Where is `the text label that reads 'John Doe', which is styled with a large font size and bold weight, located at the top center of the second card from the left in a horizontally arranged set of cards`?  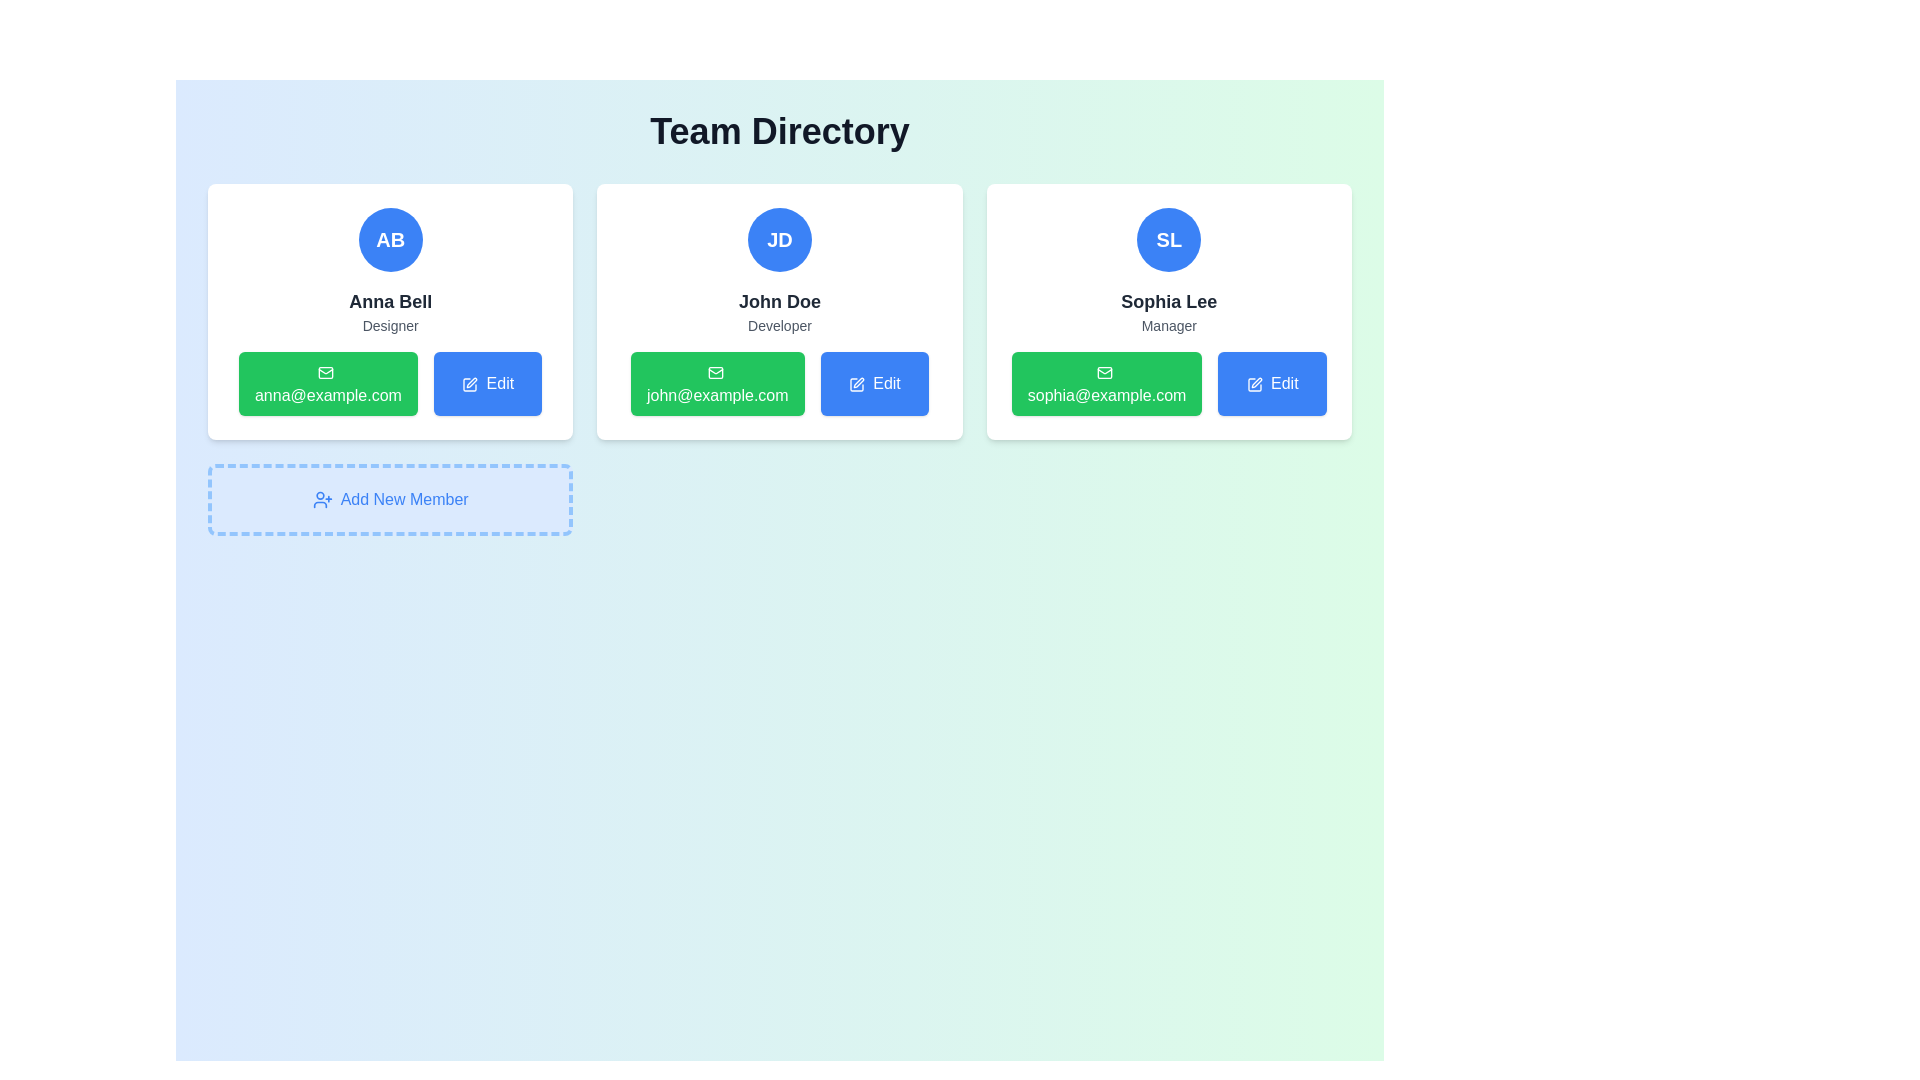
the text label that reads 'John Doe', which is styled with a large font size and bold weight, located at the top center of the second card from the left in a horizontally arranged set of cards is located at coordinates (778, 301).